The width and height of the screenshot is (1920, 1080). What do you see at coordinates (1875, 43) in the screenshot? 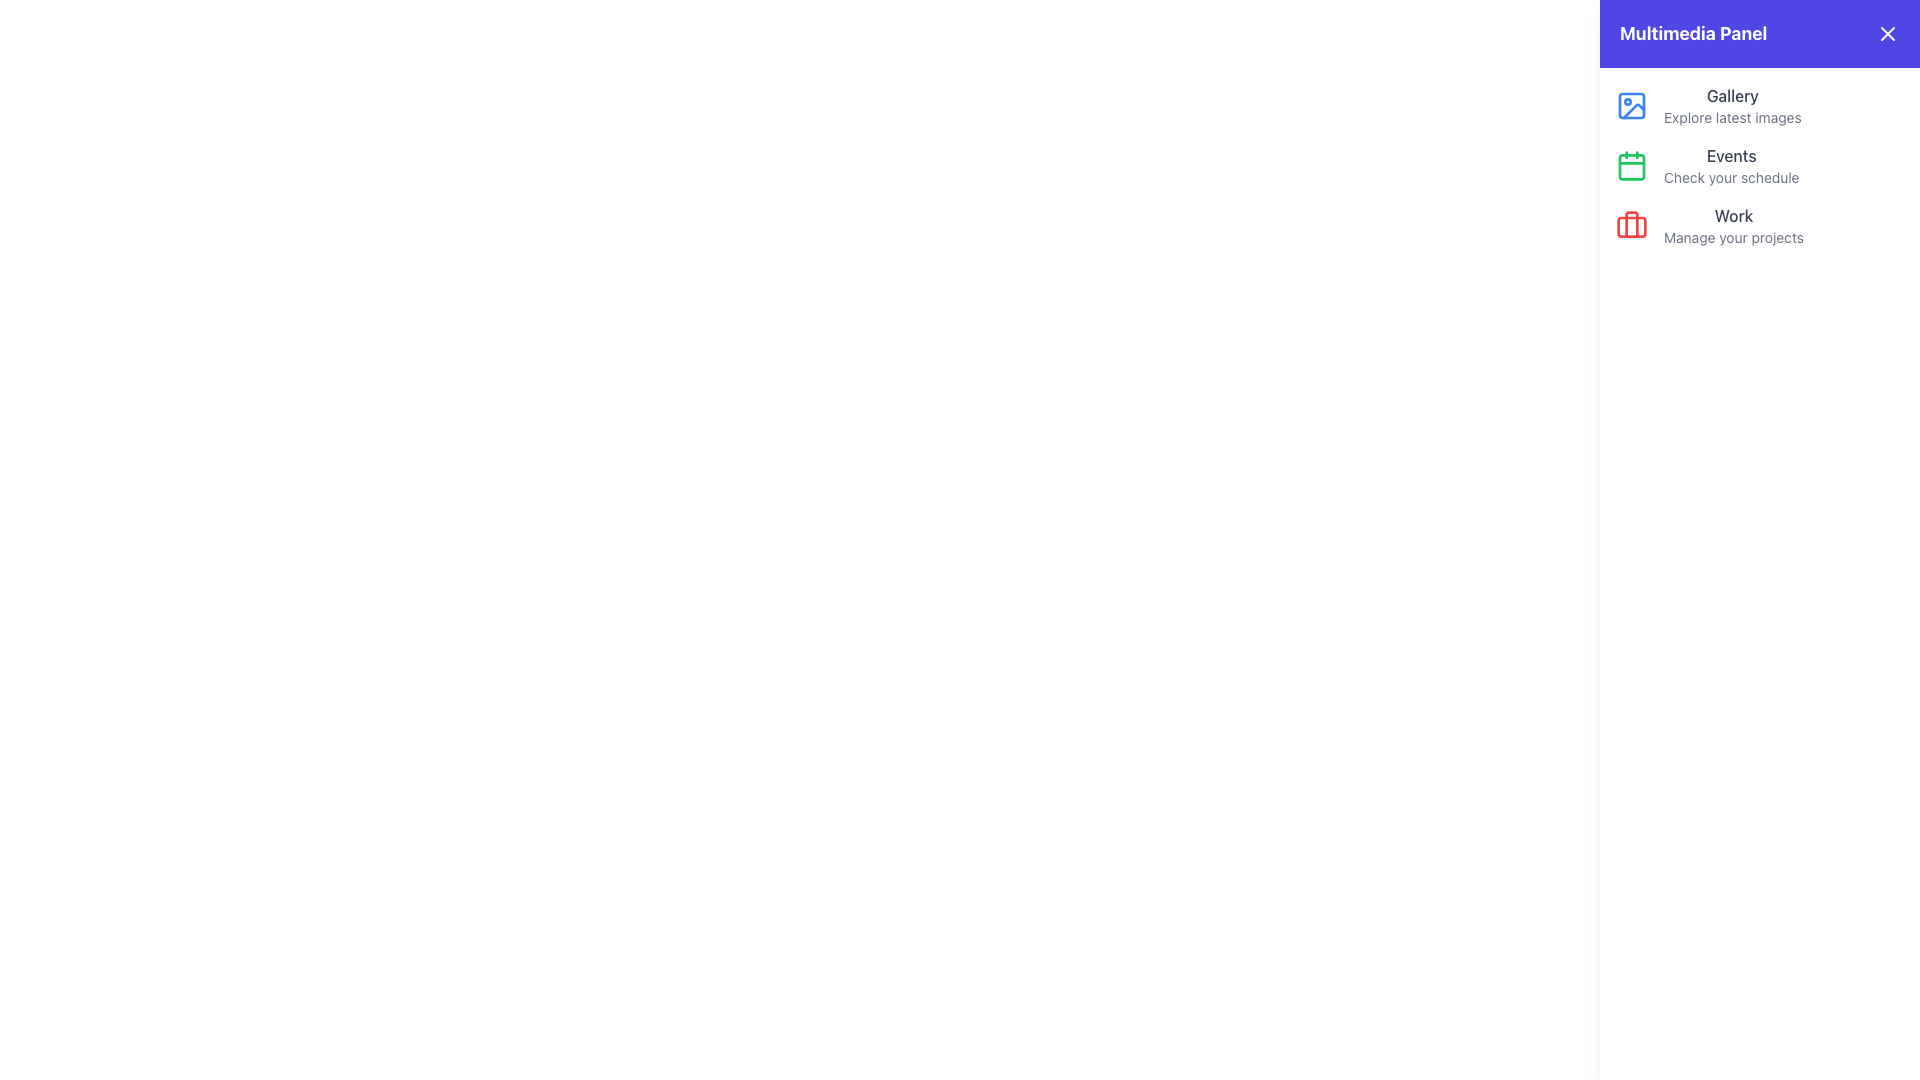
I see `the circular button with a purple background and 'x' icon` at bounding box center [1875, 43].